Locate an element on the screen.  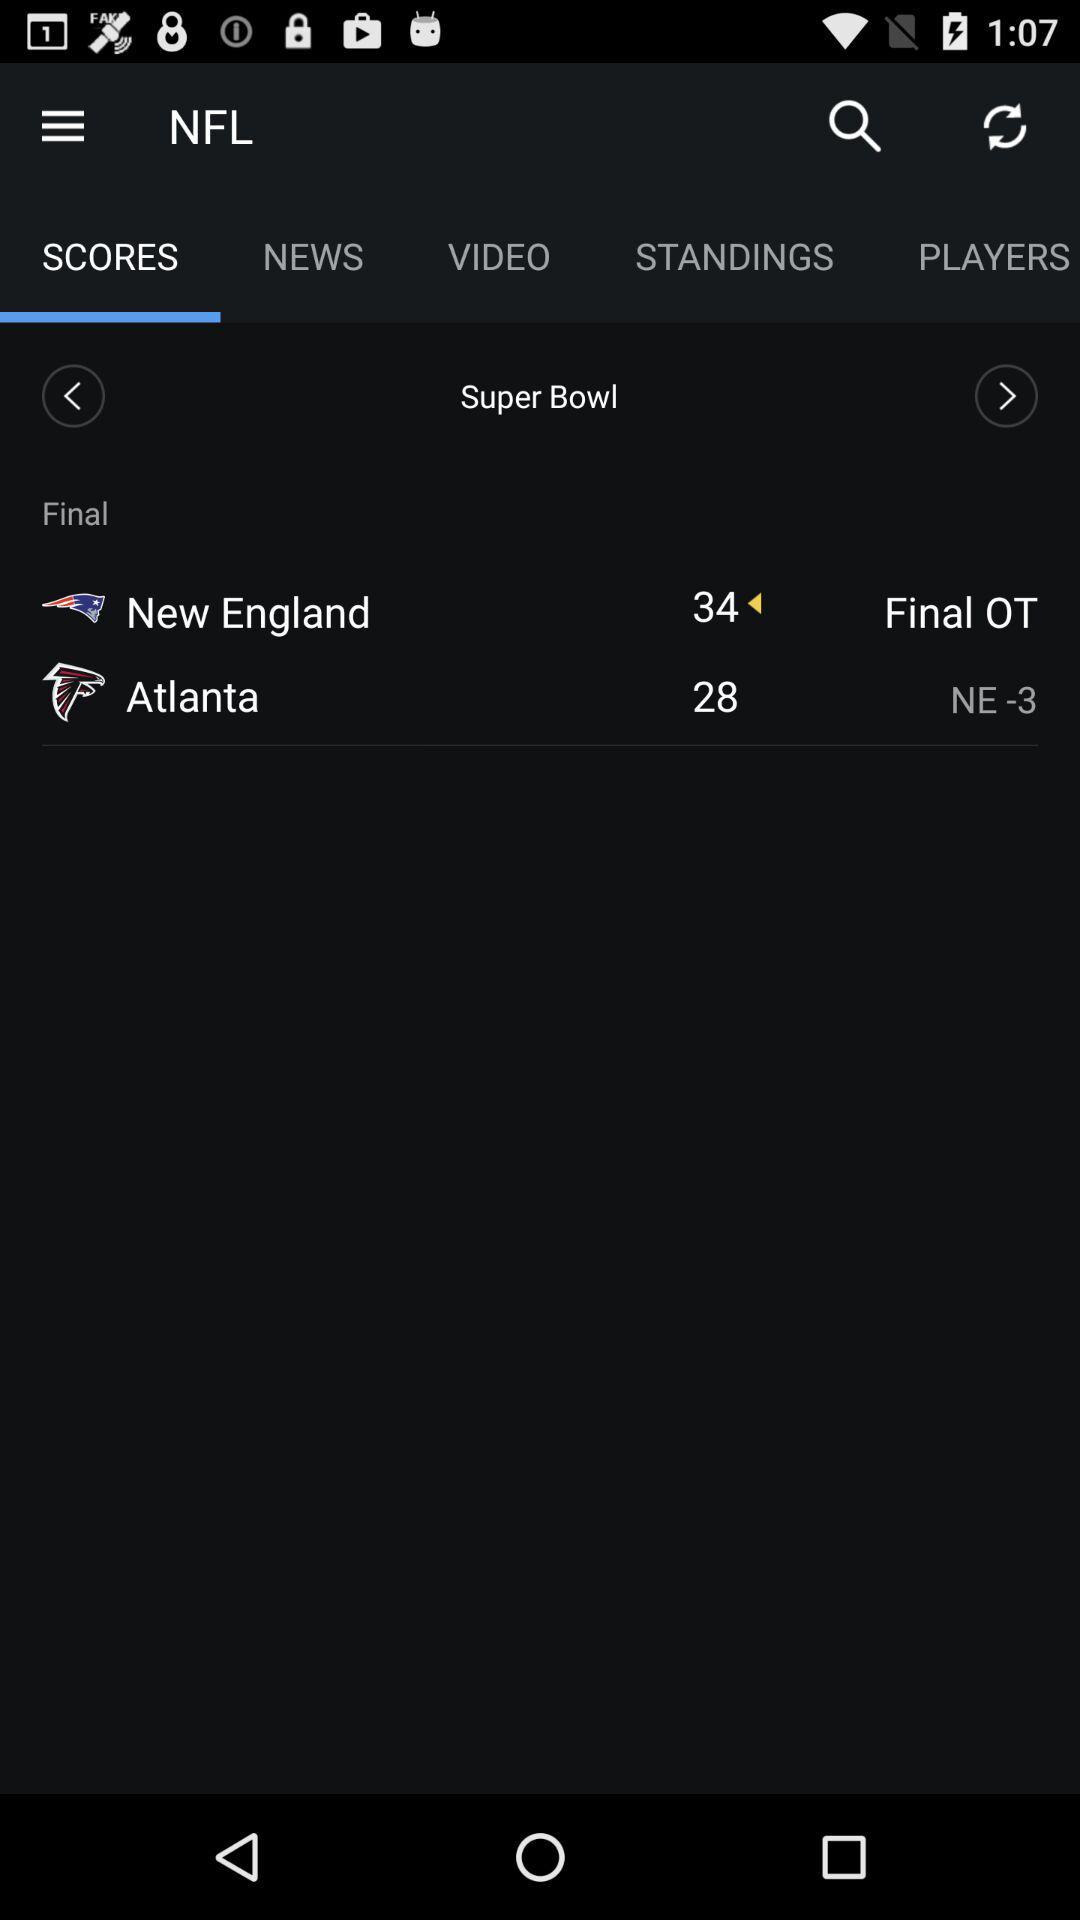
the menu icon is located at coordinates (61, 133).